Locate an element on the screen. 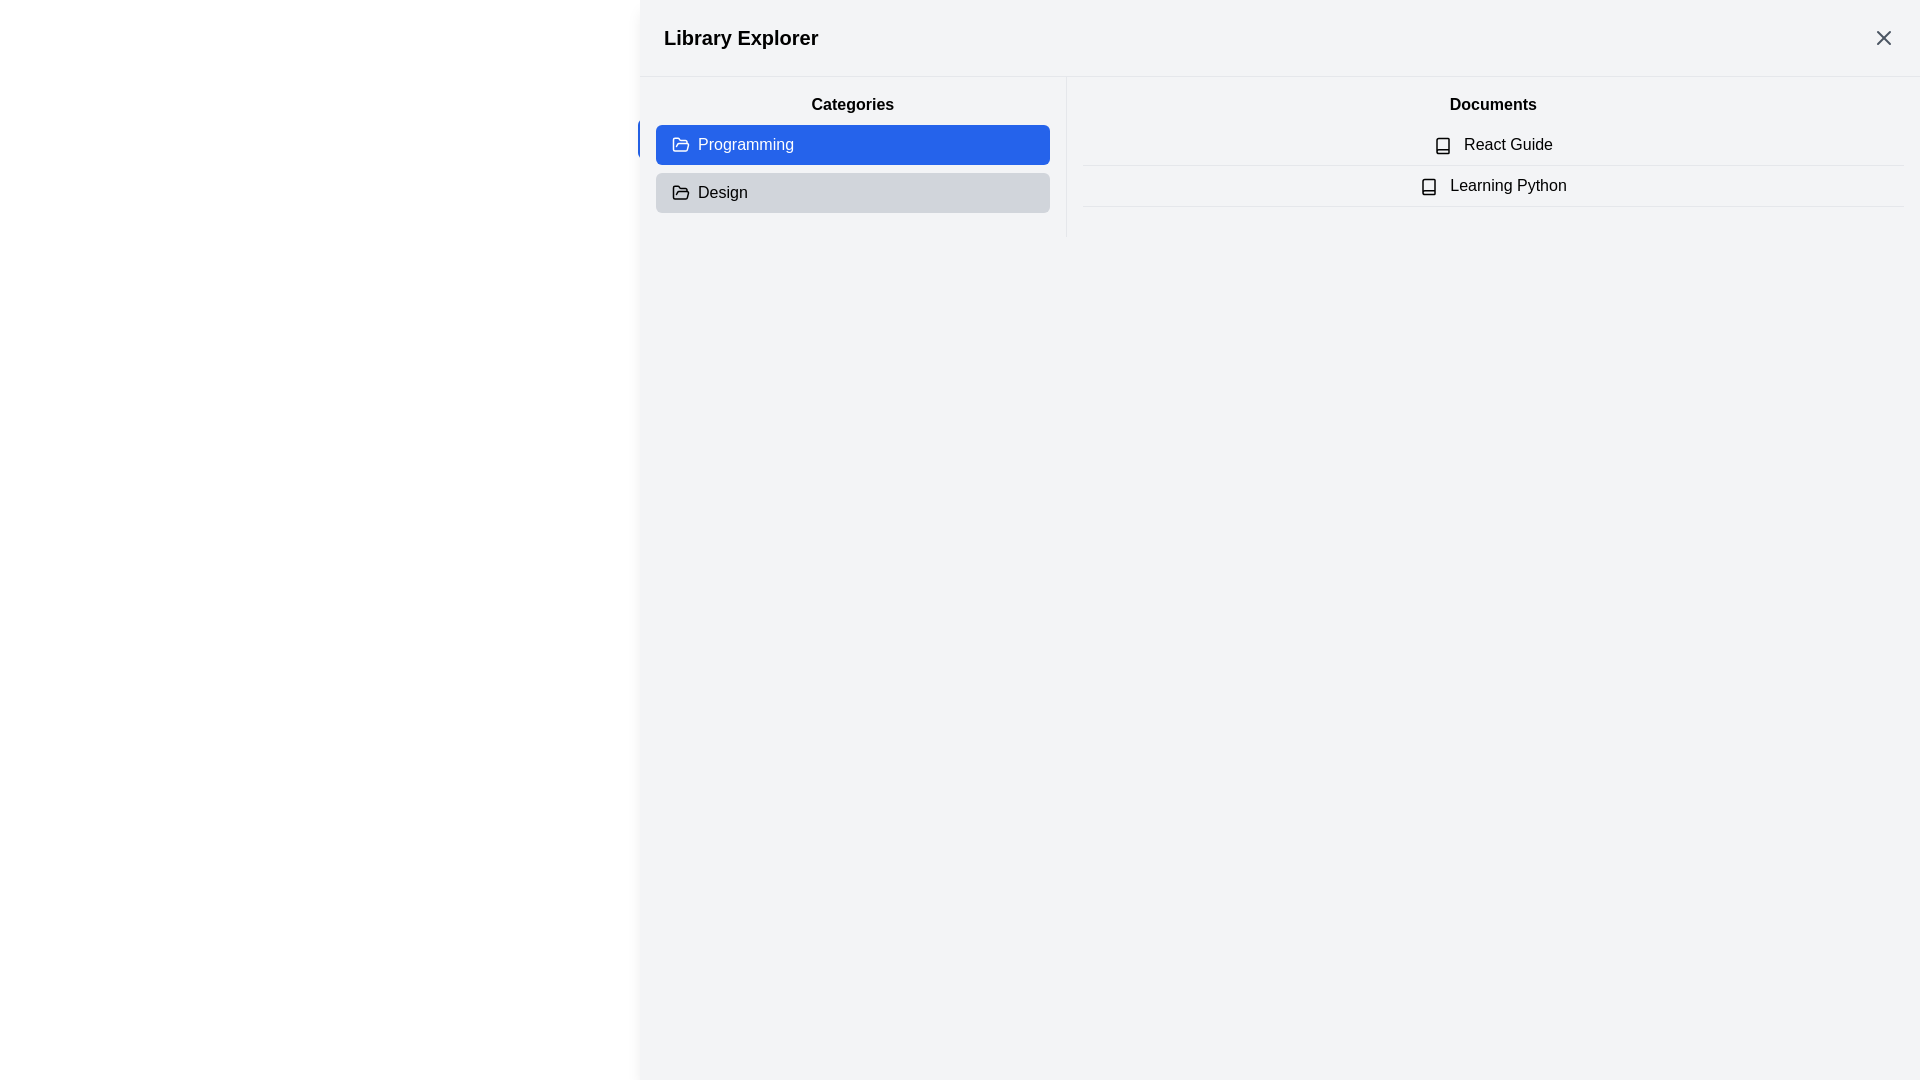 Image resolution: width=1920 pixels, height=1080 pixels. the document icon representing a book in the 'Learning Python' row of the 'Documents' section is located at coordinates (1427, 186).